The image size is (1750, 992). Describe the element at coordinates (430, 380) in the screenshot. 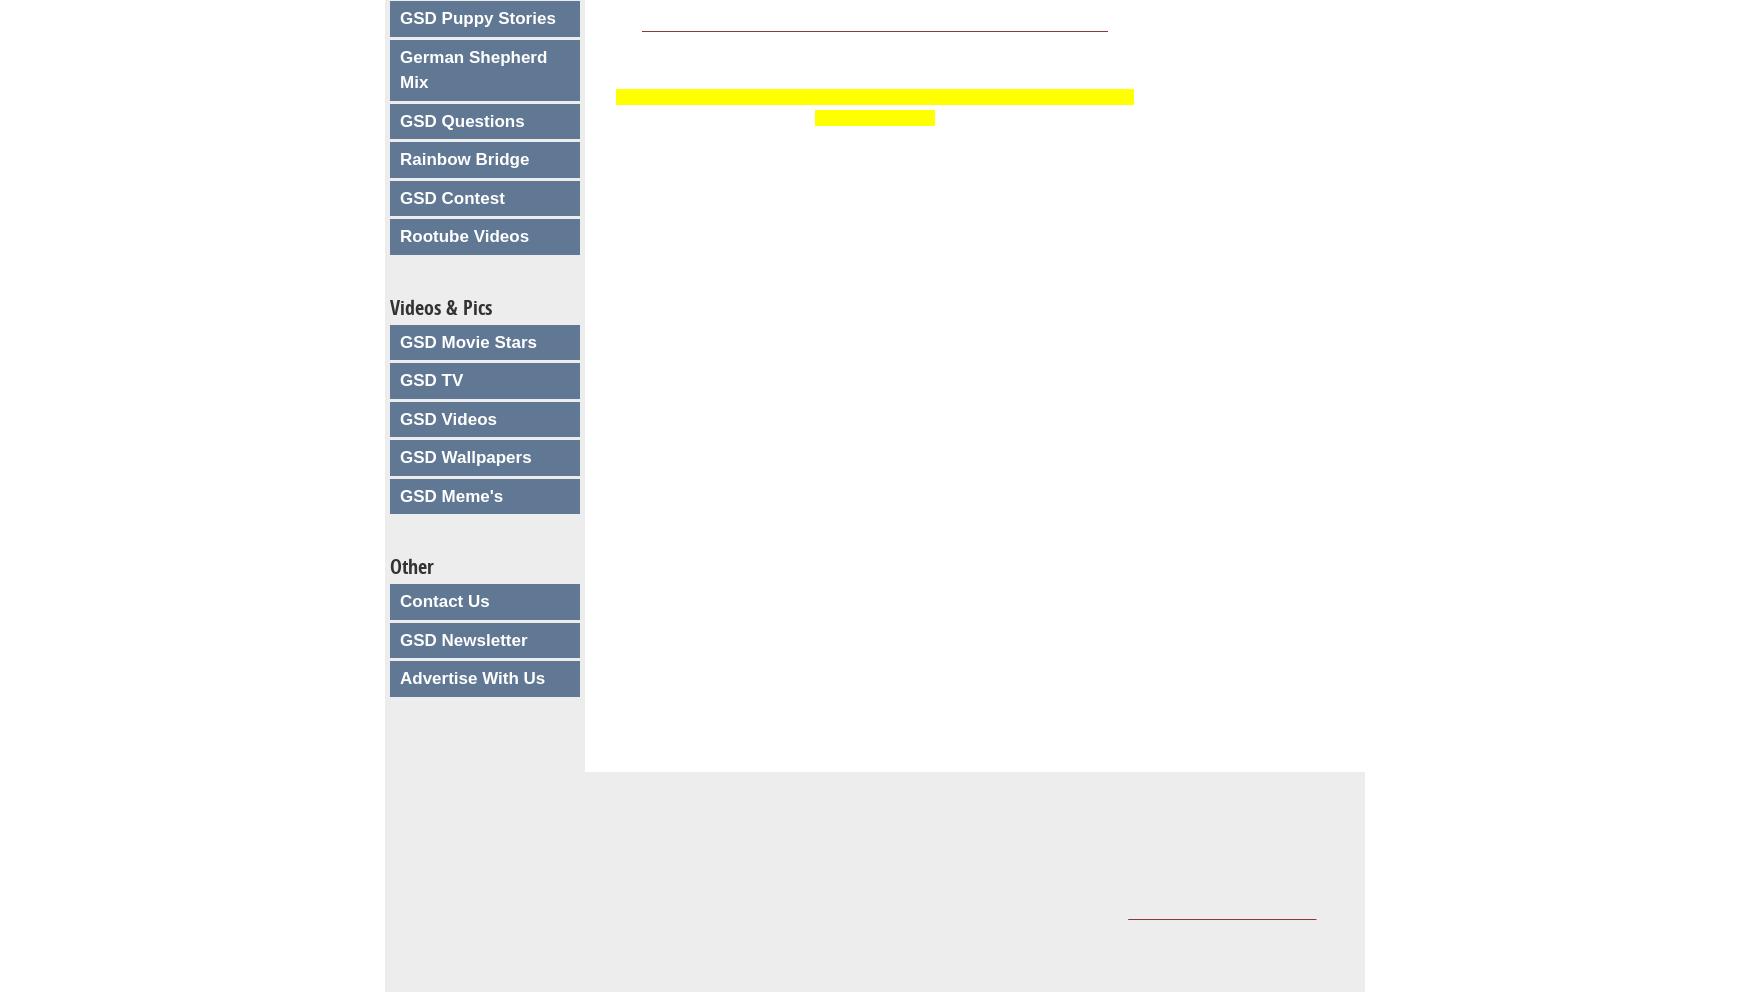

I see `'GSD TV'` at that location.